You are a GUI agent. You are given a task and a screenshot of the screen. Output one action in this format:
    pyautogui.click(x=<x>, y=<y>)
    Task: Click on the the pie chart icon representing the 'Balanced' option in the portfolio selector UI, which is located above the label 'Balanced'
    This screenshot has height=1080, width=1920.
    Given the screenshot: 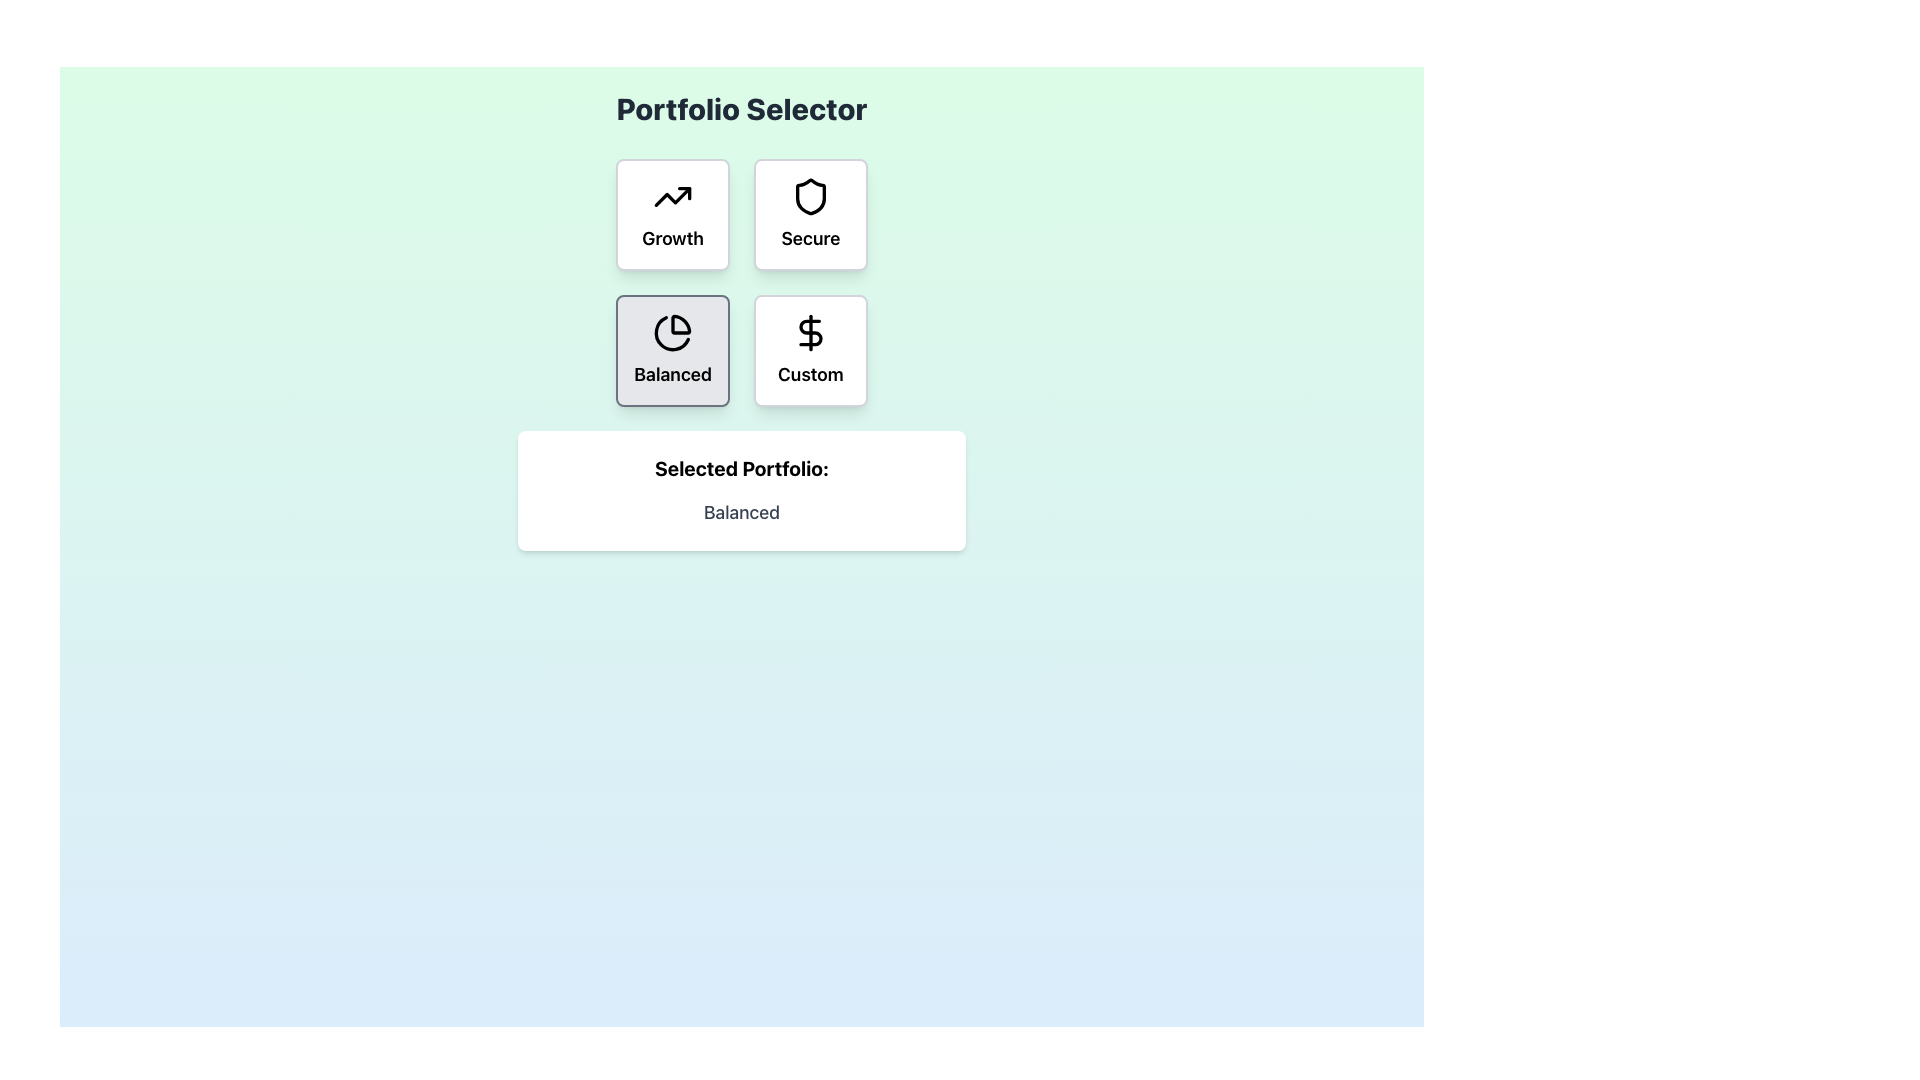 What is the action you would take?
    pyautogui.click(x=673, y=331)
    